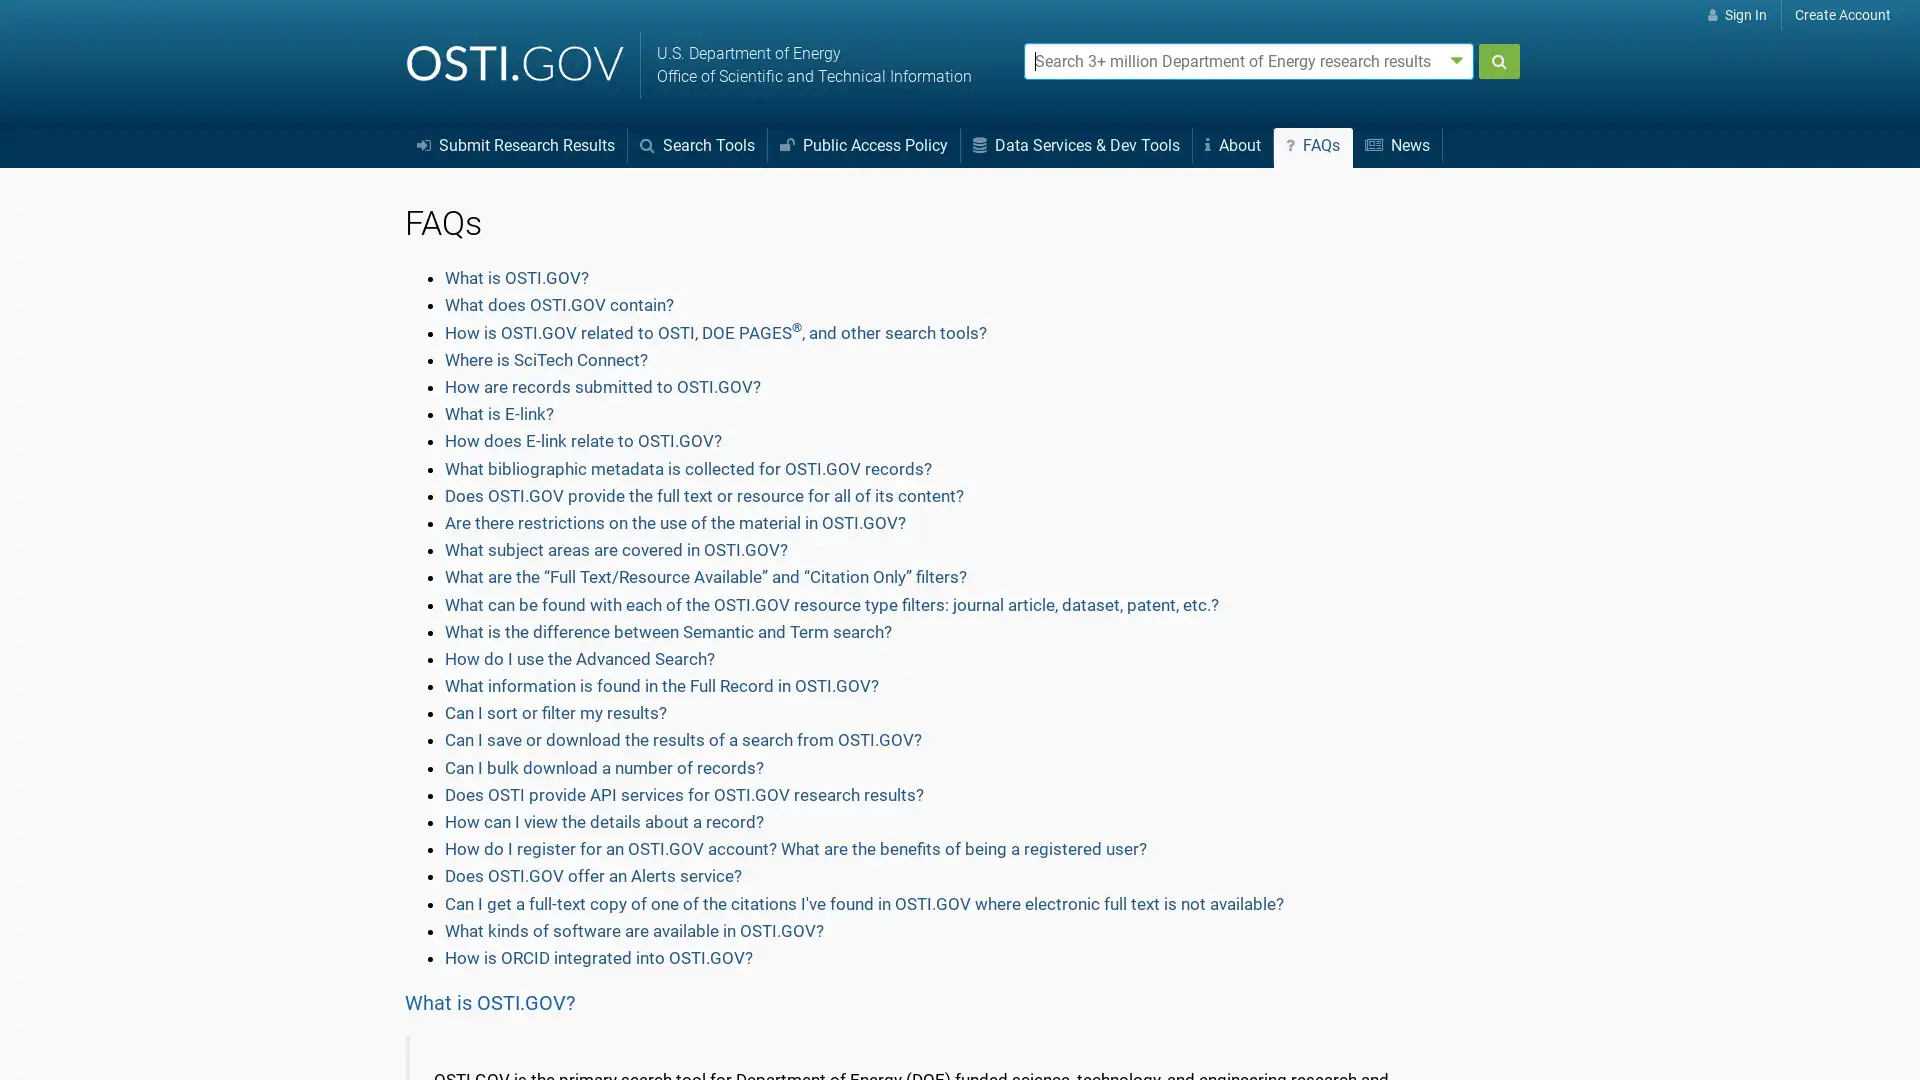 This screenshot has width=1920, height=1080. I want to click on Advanced search options, so click(1457, 59).